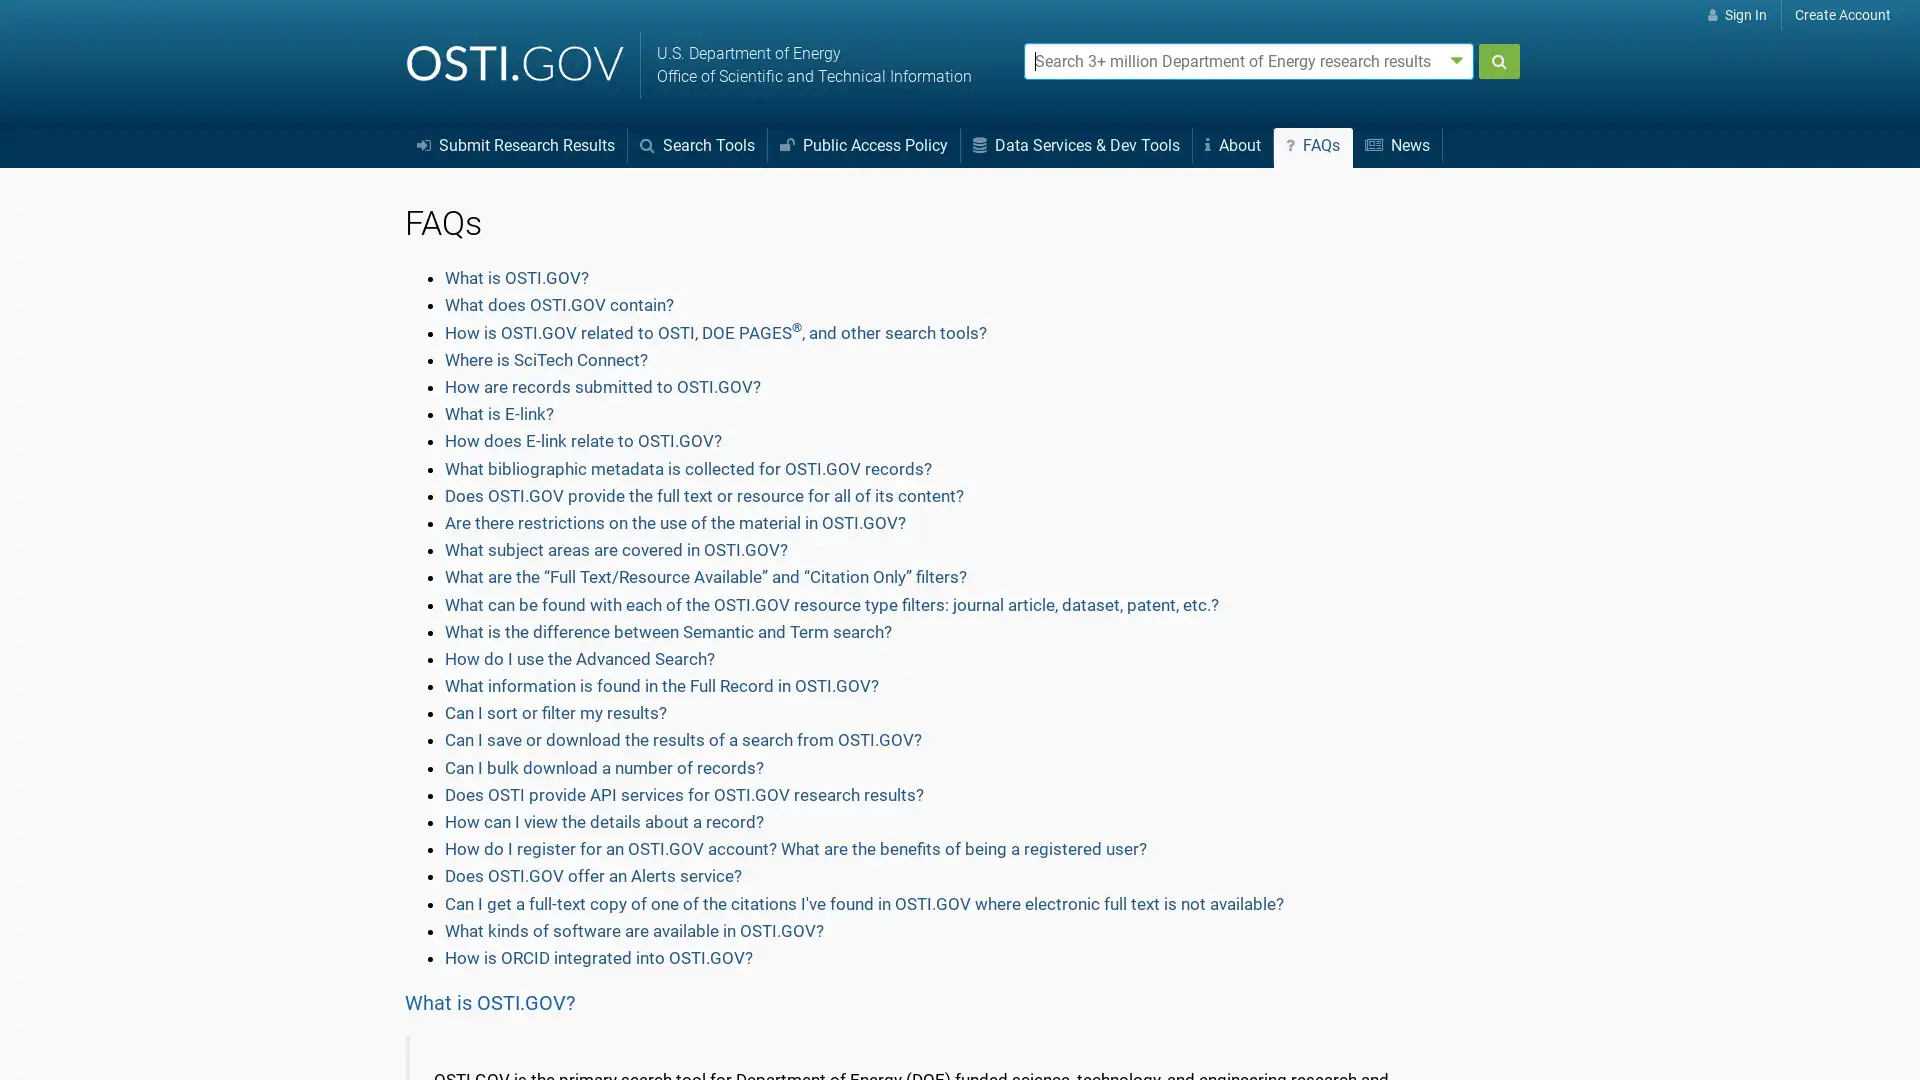 This screenshot has width=1920, height=1080. I want to click on Advanced search options, so click(1457, 59).